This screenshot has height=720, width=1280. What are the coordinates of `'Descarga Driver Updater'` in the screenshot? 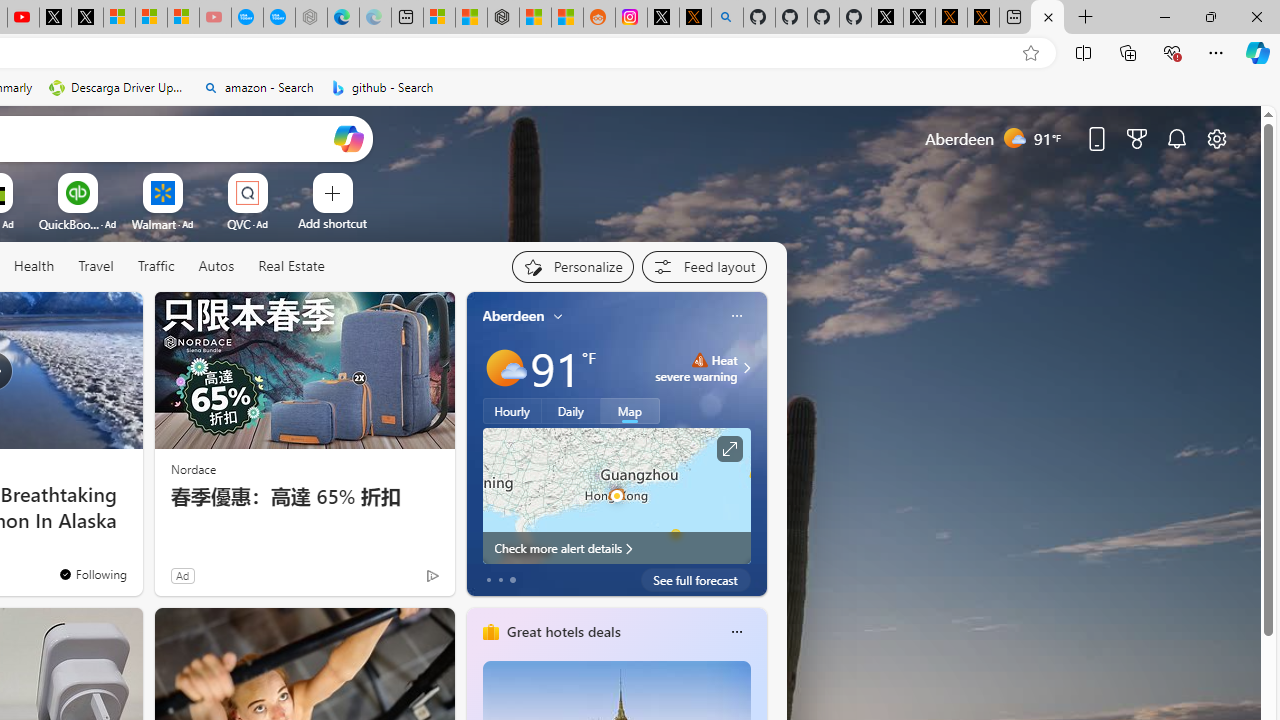 It's located at (117, 87).